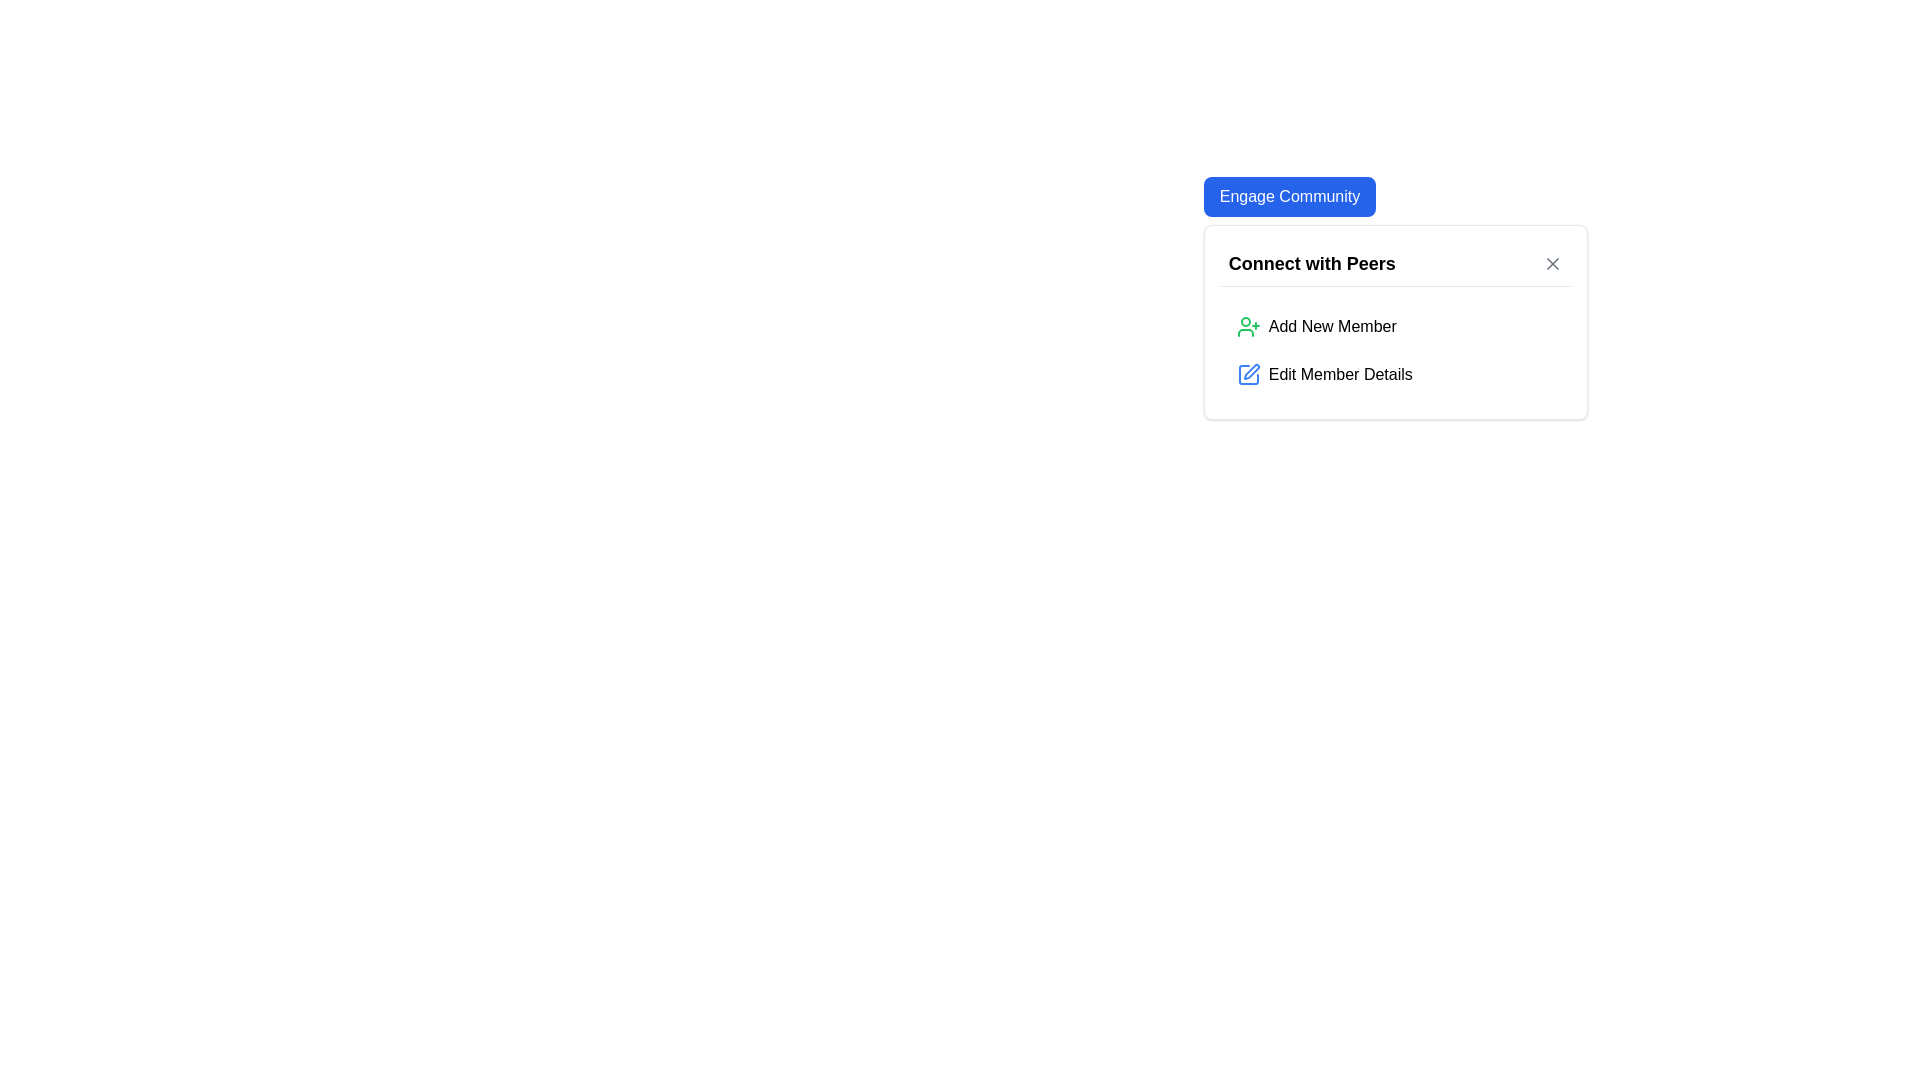  I want to click on the 'Add Member' button located in the 'Connect with Peers' panel, positioned above the 'Edit Member Details' button to initiate adding a new member, so click(1394, 326).